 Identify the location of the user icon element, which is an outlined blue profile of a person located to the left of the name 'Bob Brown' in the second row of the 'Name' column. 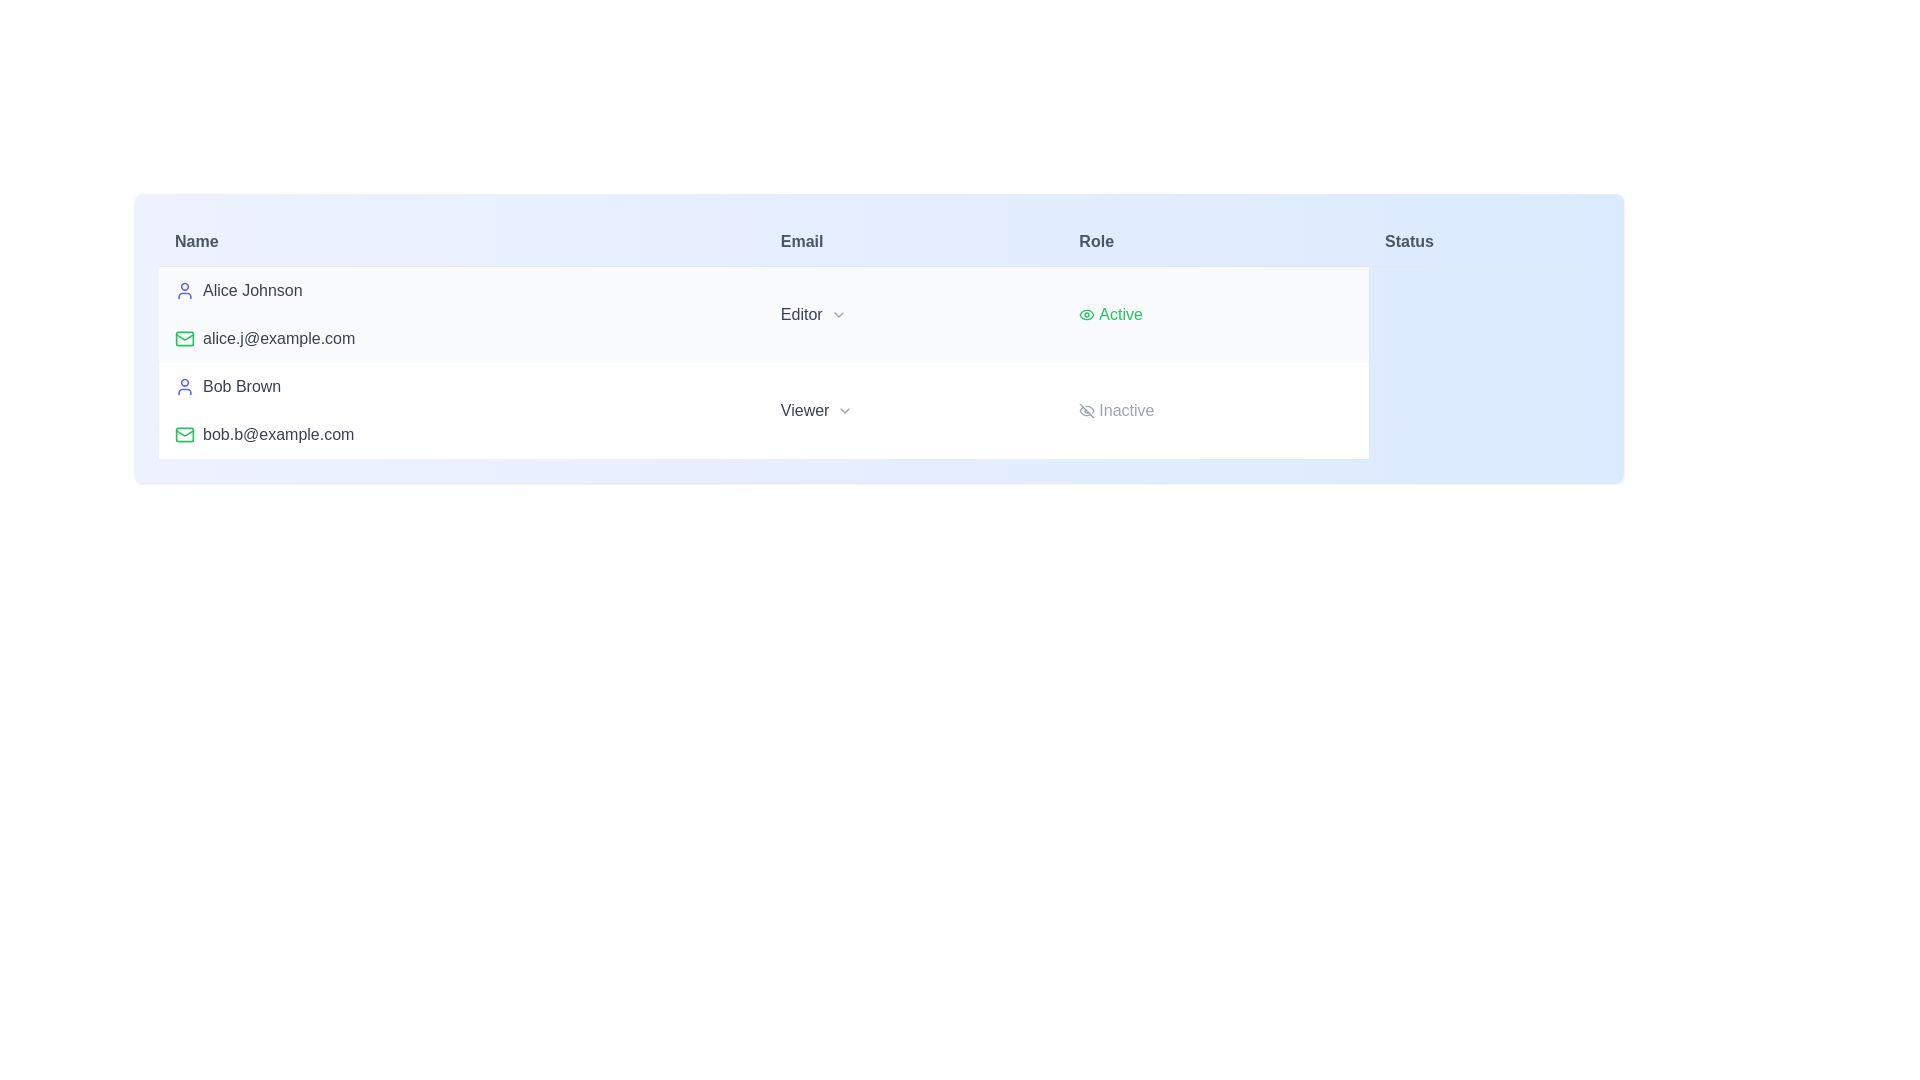
(185, 386).